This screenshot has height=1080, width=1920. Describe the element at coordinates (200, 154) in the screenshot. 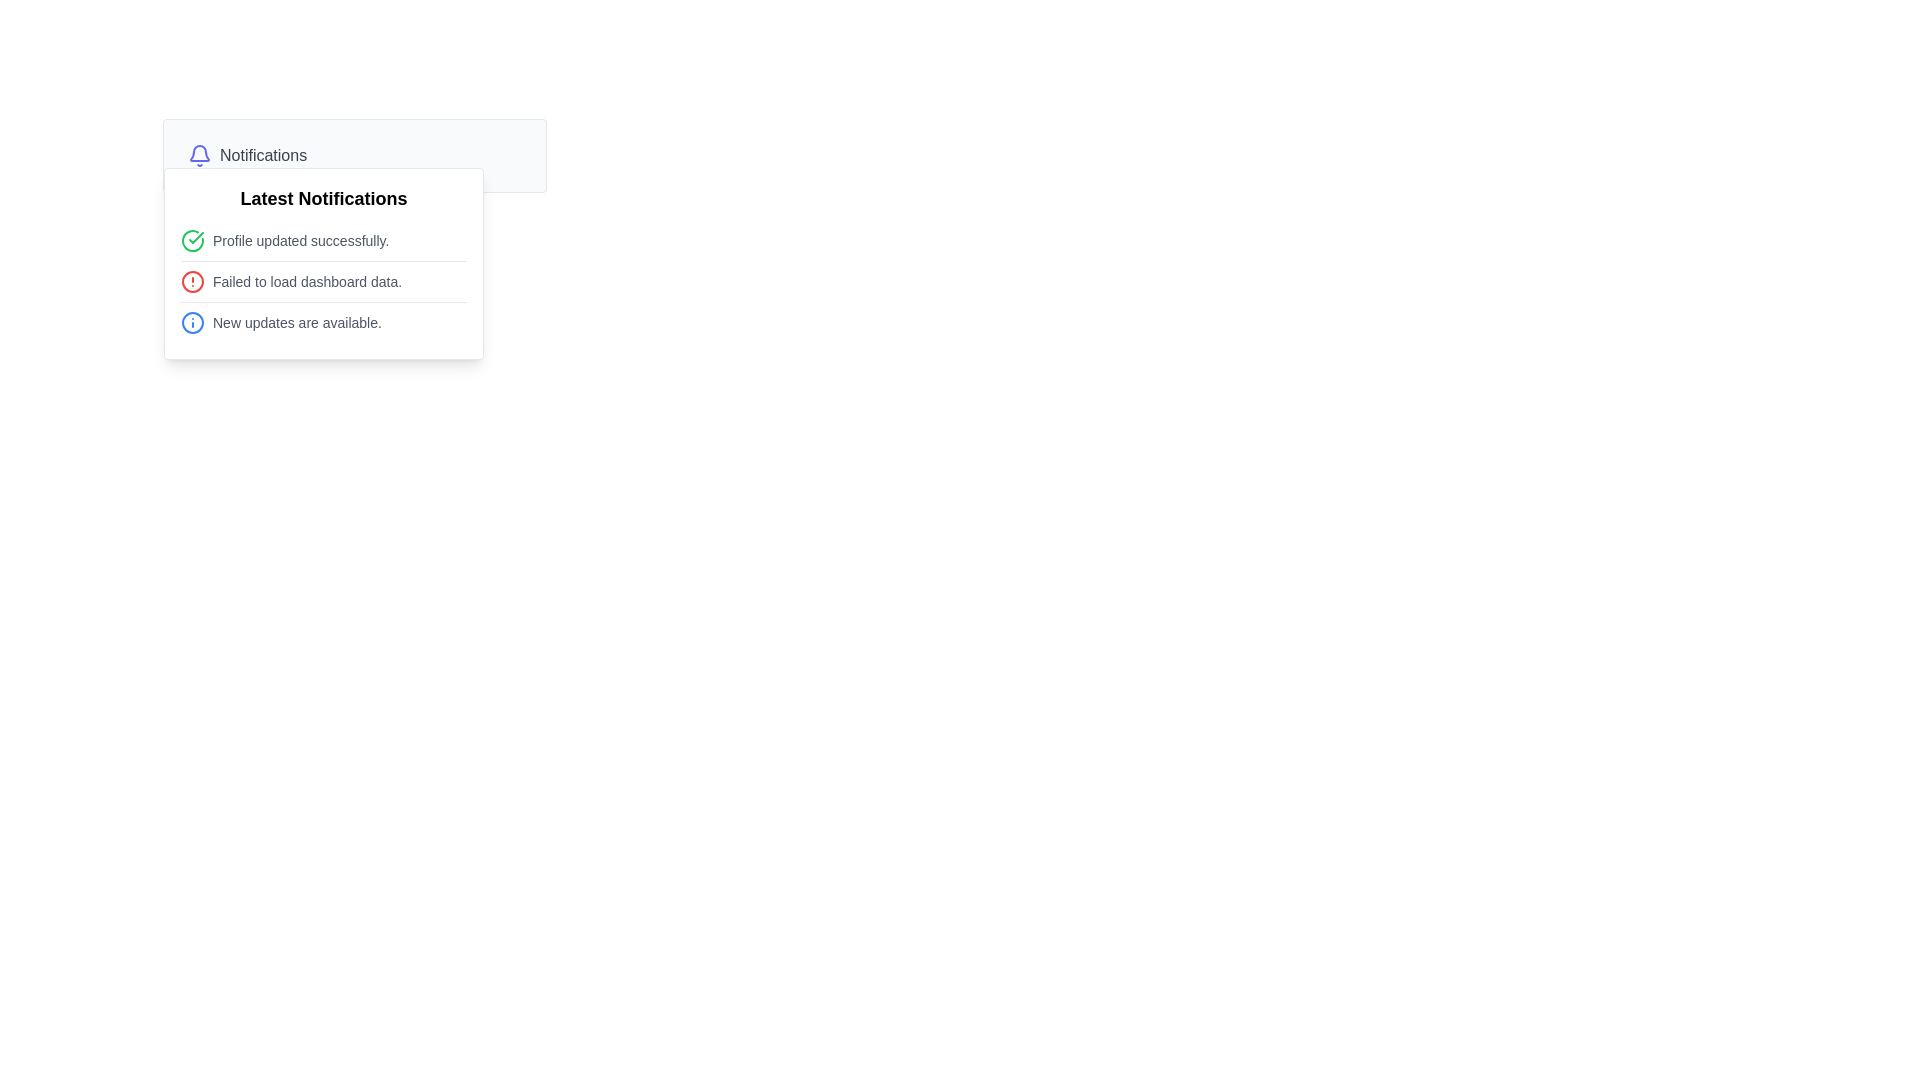

I see `the blue bell icon, which is part of the notifications section` at that location.